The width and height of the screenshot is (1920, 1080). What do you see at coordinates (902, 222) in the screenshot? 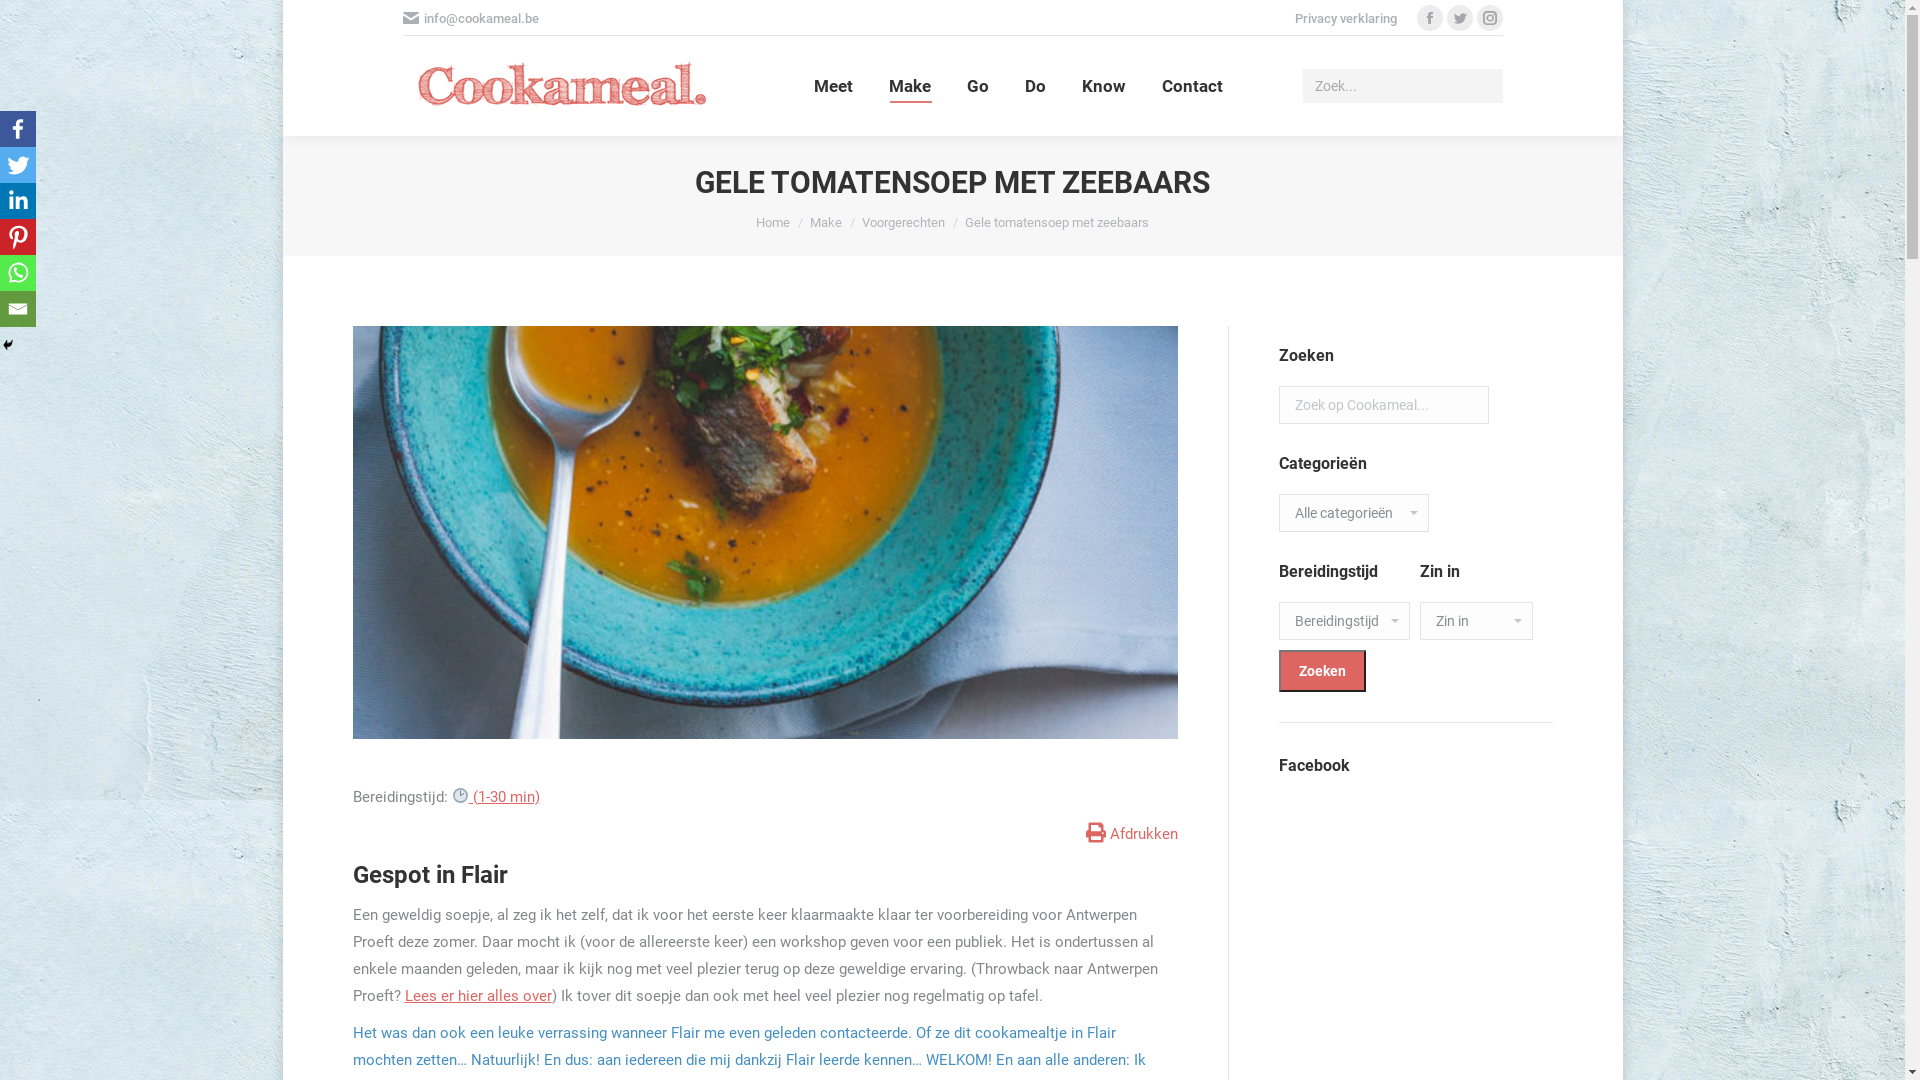
I see `'Voorgerechten'` at bounding box center [902, 222].